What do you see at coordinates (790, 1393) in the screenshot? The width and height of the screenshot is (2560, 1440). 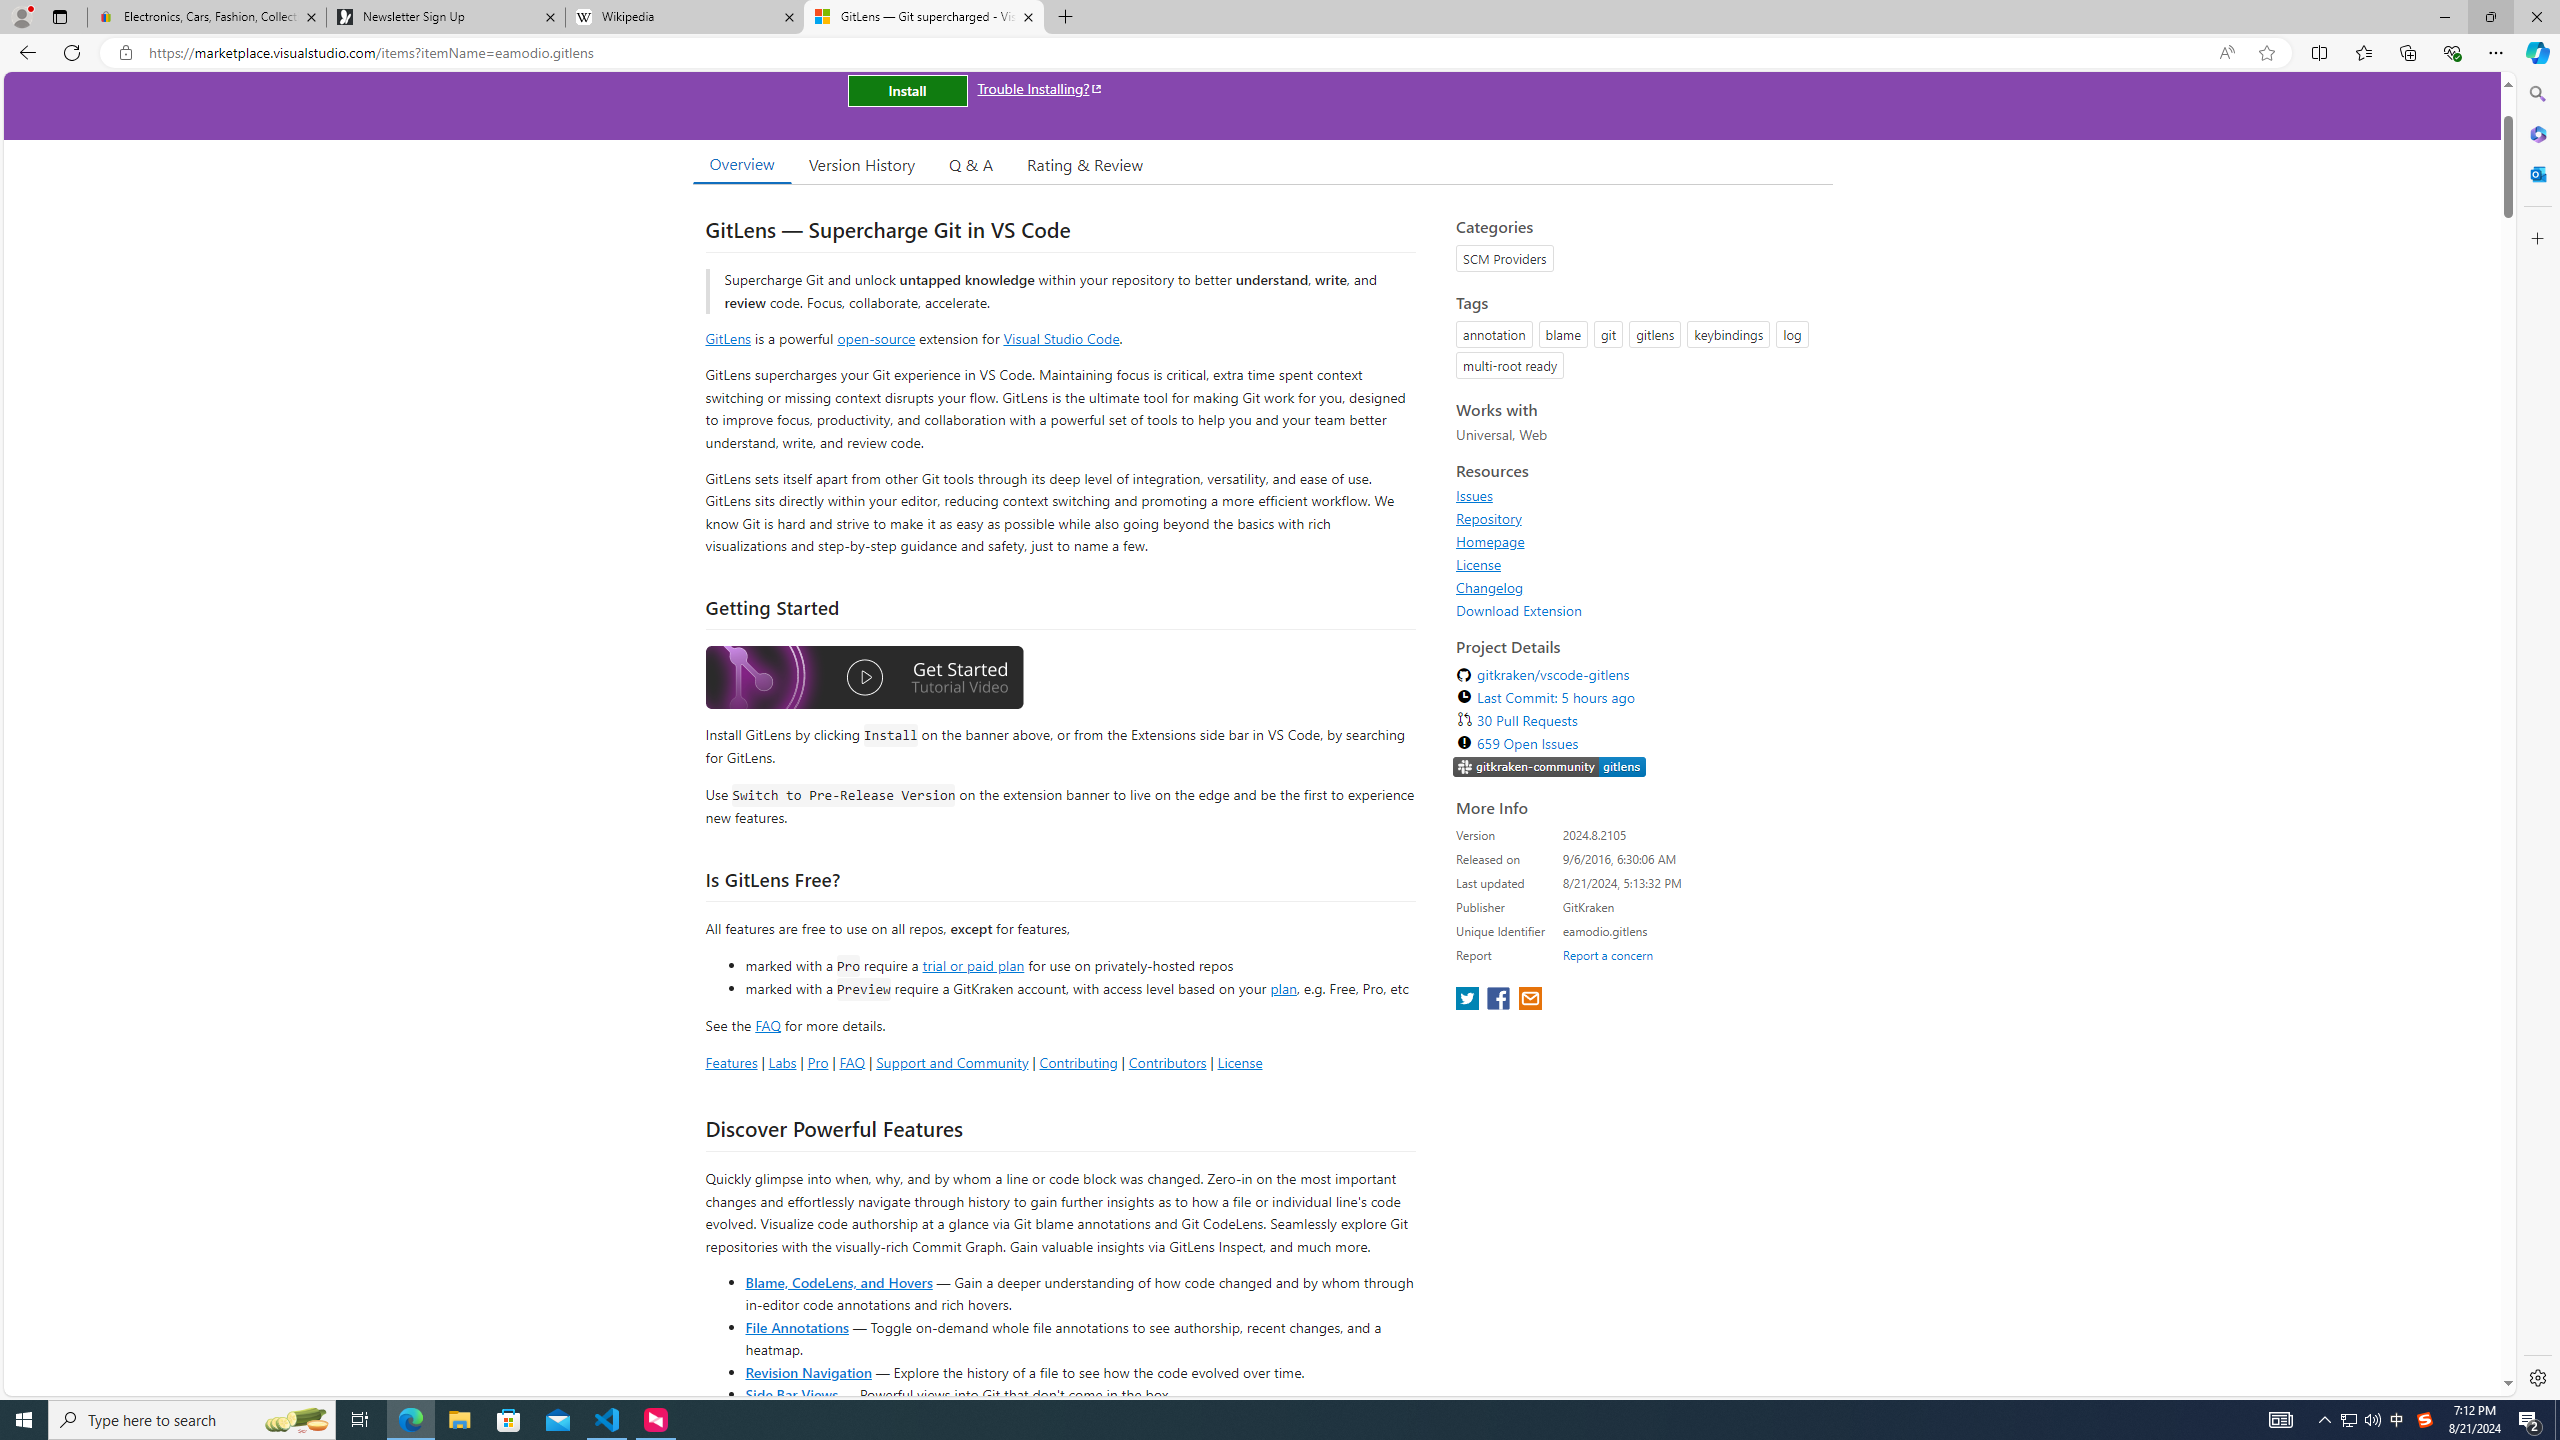 I see `'Side Bar Views'` at bounding box center [790, 1393].